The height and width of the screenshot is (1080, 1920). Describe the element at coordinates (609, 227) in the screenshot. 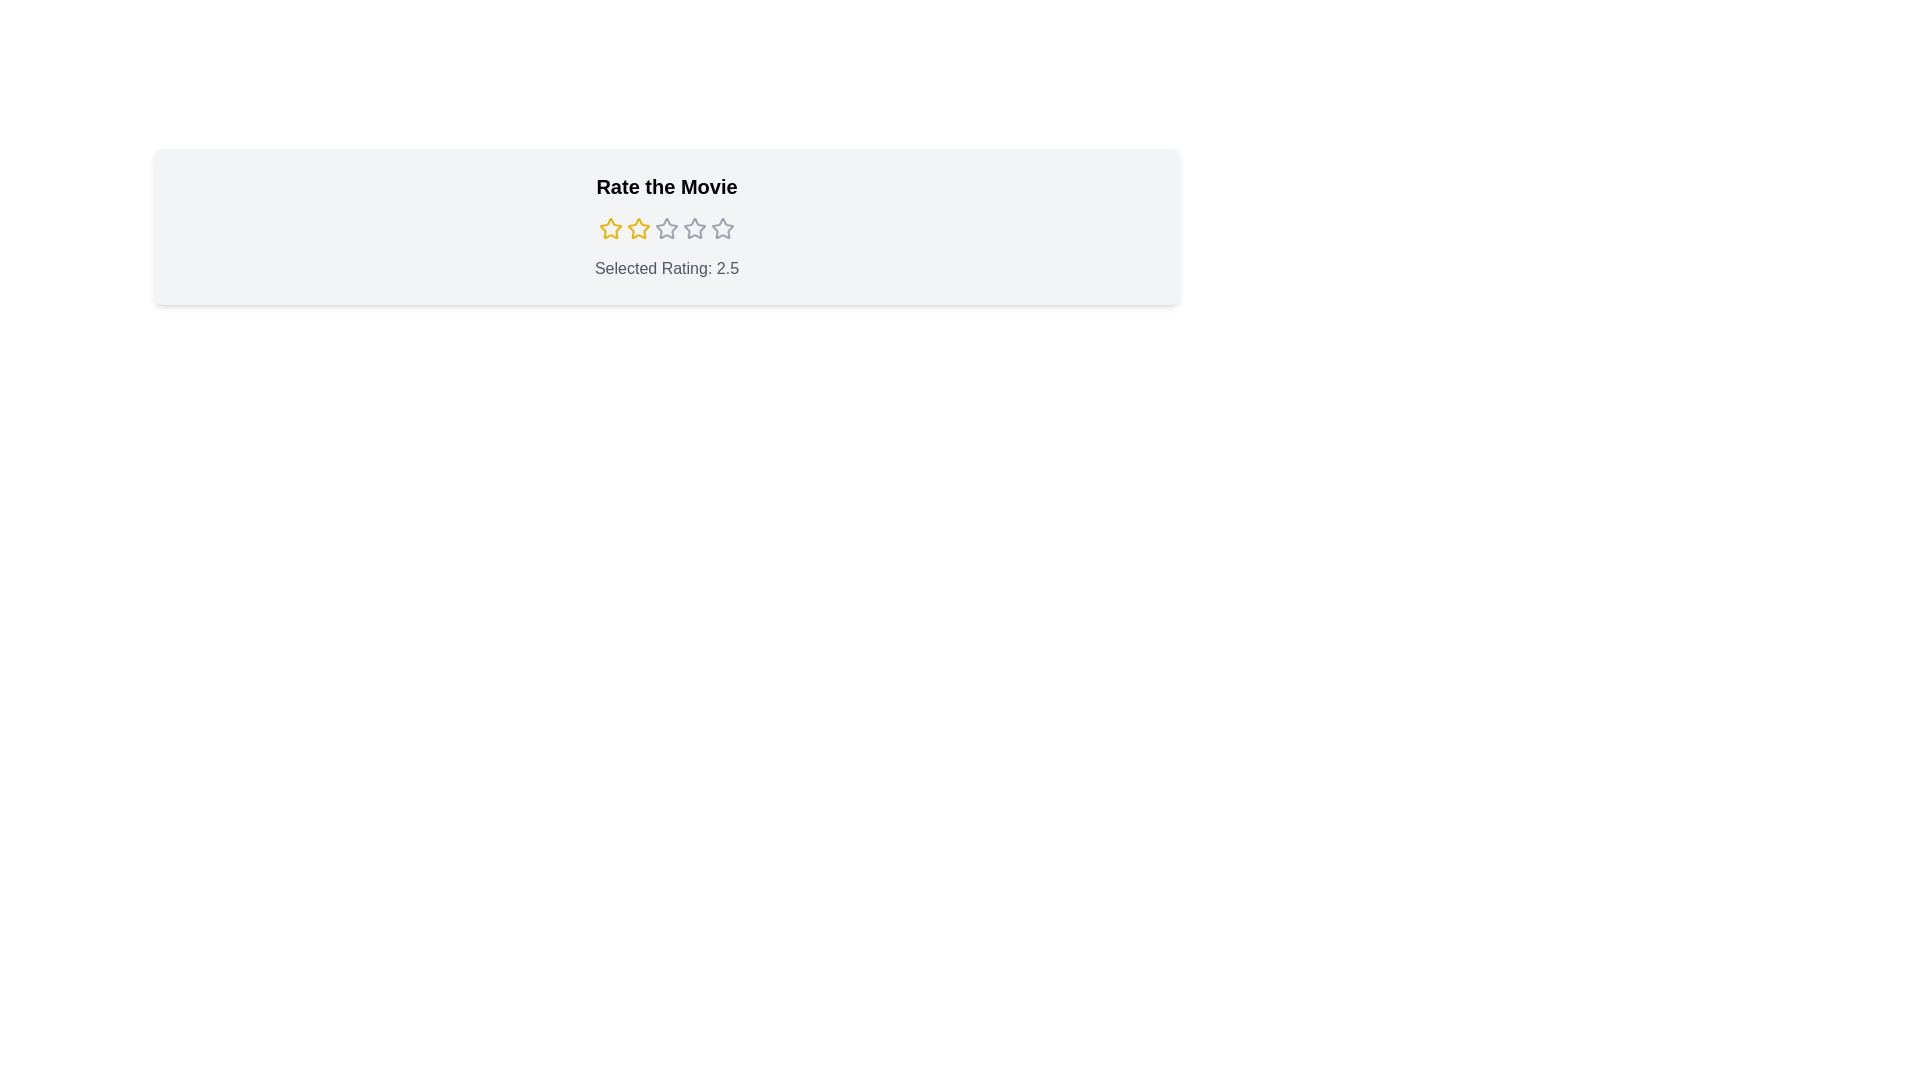

I see `the first Rating Star Icon located under the 'Rate the Movie' label` at that location.